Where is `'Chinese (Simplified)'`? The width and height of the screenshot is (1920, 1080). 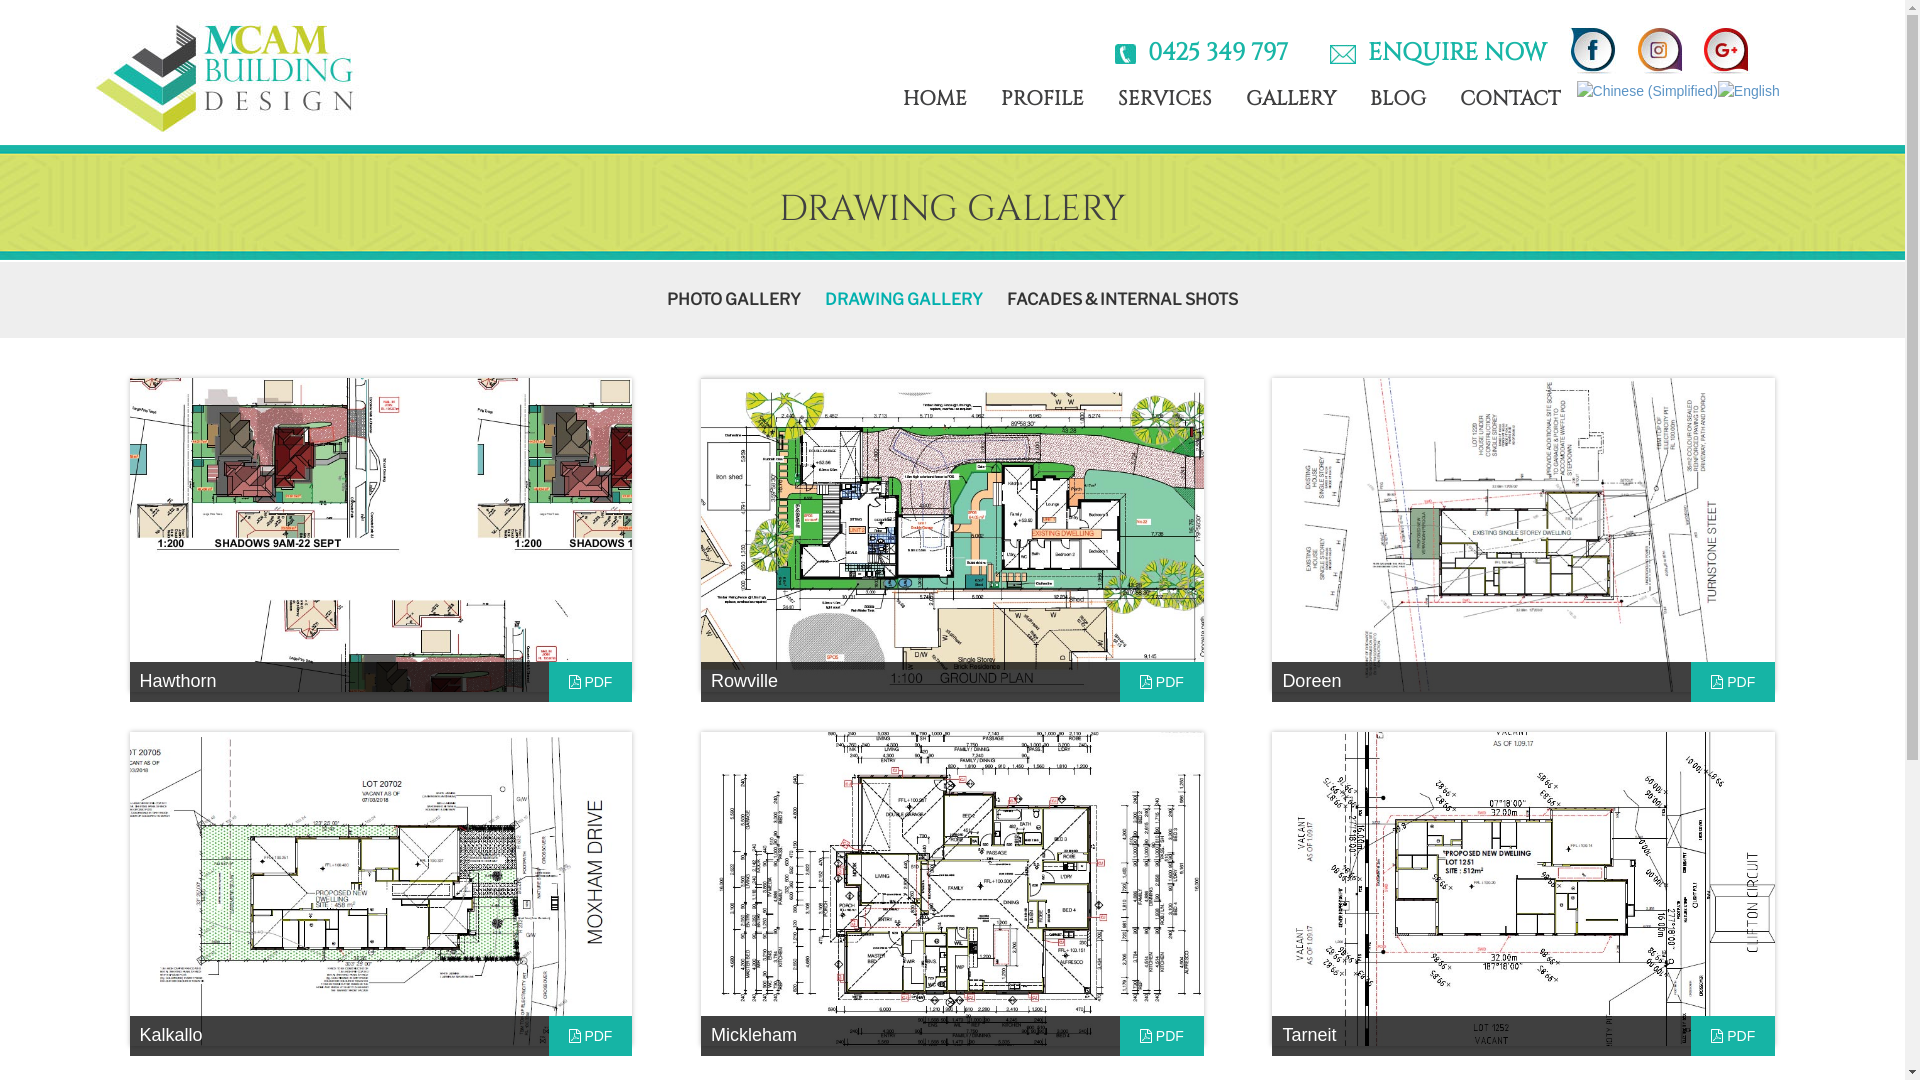 'Chinese (Simplified)' is located at coordinates (1647, 88).